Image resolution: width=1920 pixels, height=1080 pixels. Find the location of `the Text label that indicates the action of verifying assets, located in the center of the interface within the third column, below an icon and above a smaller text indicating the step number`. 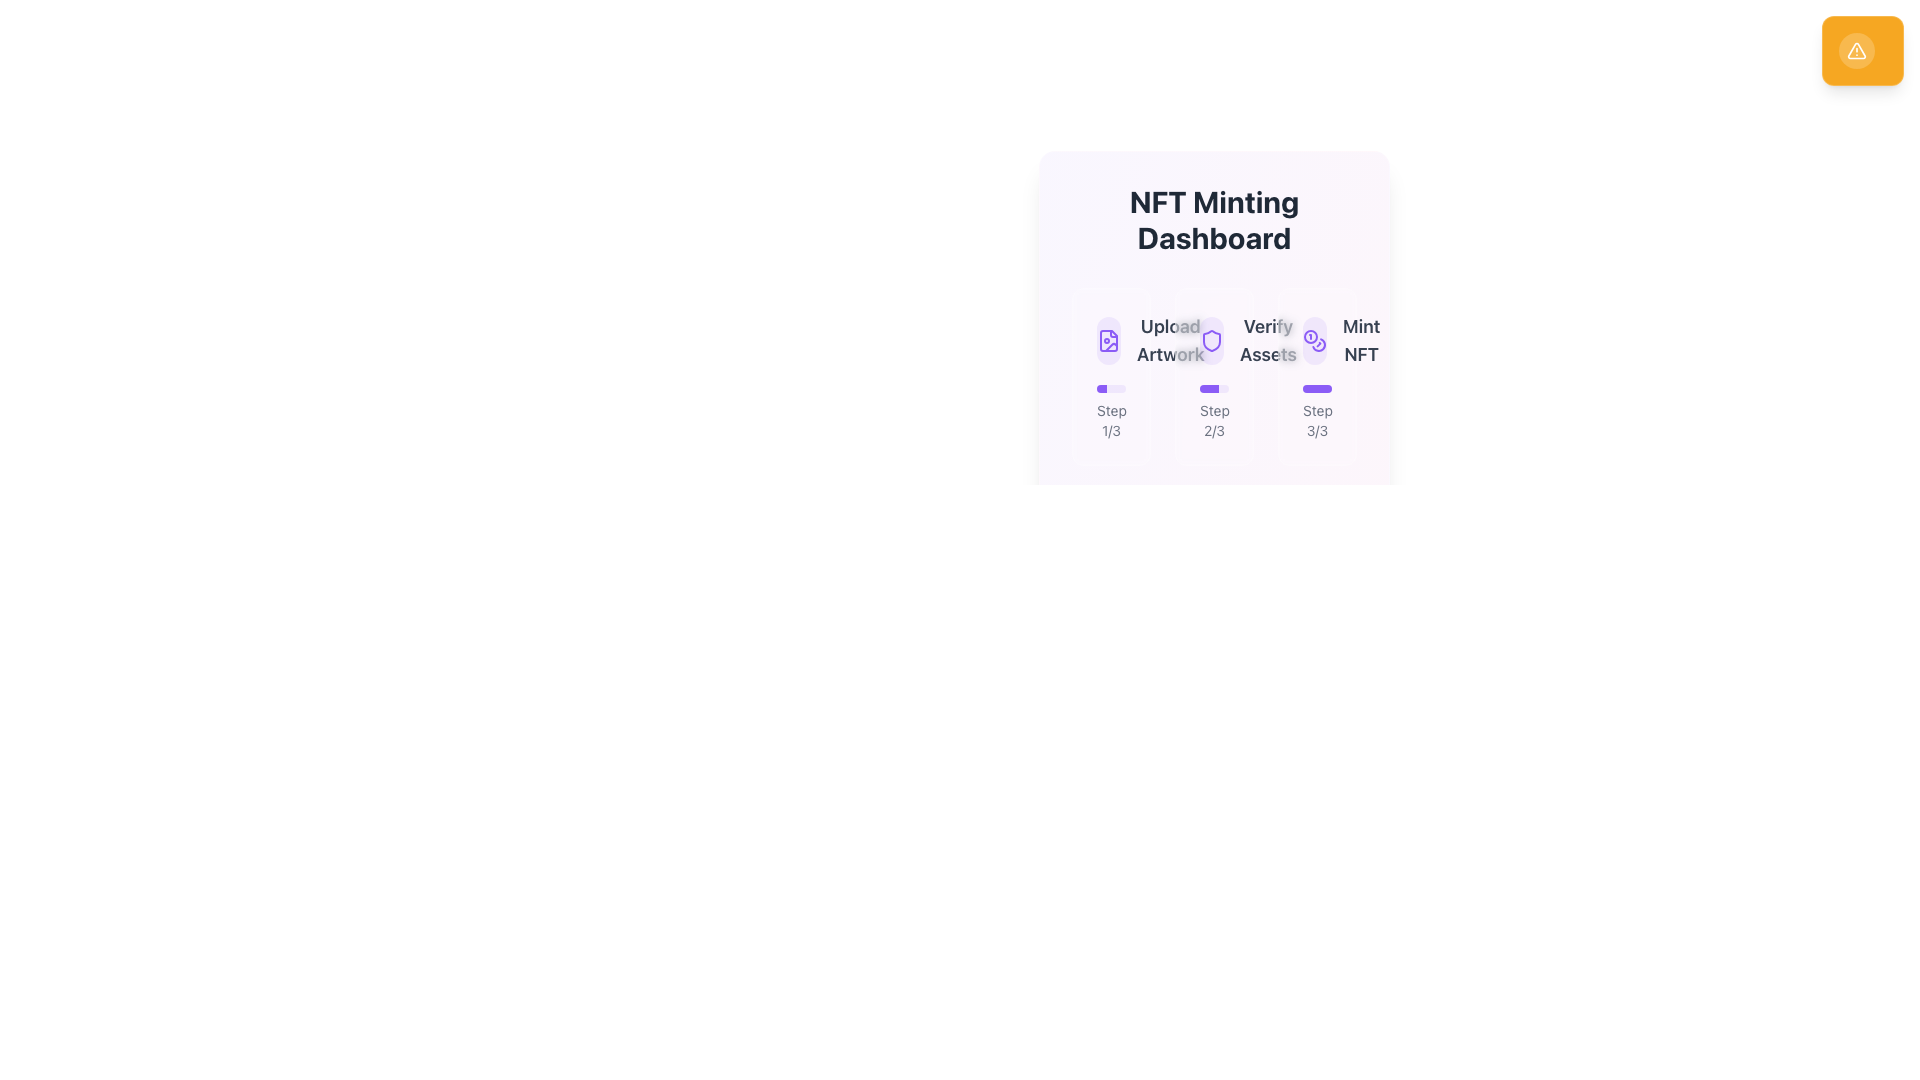

the Text label that indicates the action of verifying assets, located in the center of the interface within the third column, below an icon and above a smaller text indicating the step number is located at coordinates (1267, 339).